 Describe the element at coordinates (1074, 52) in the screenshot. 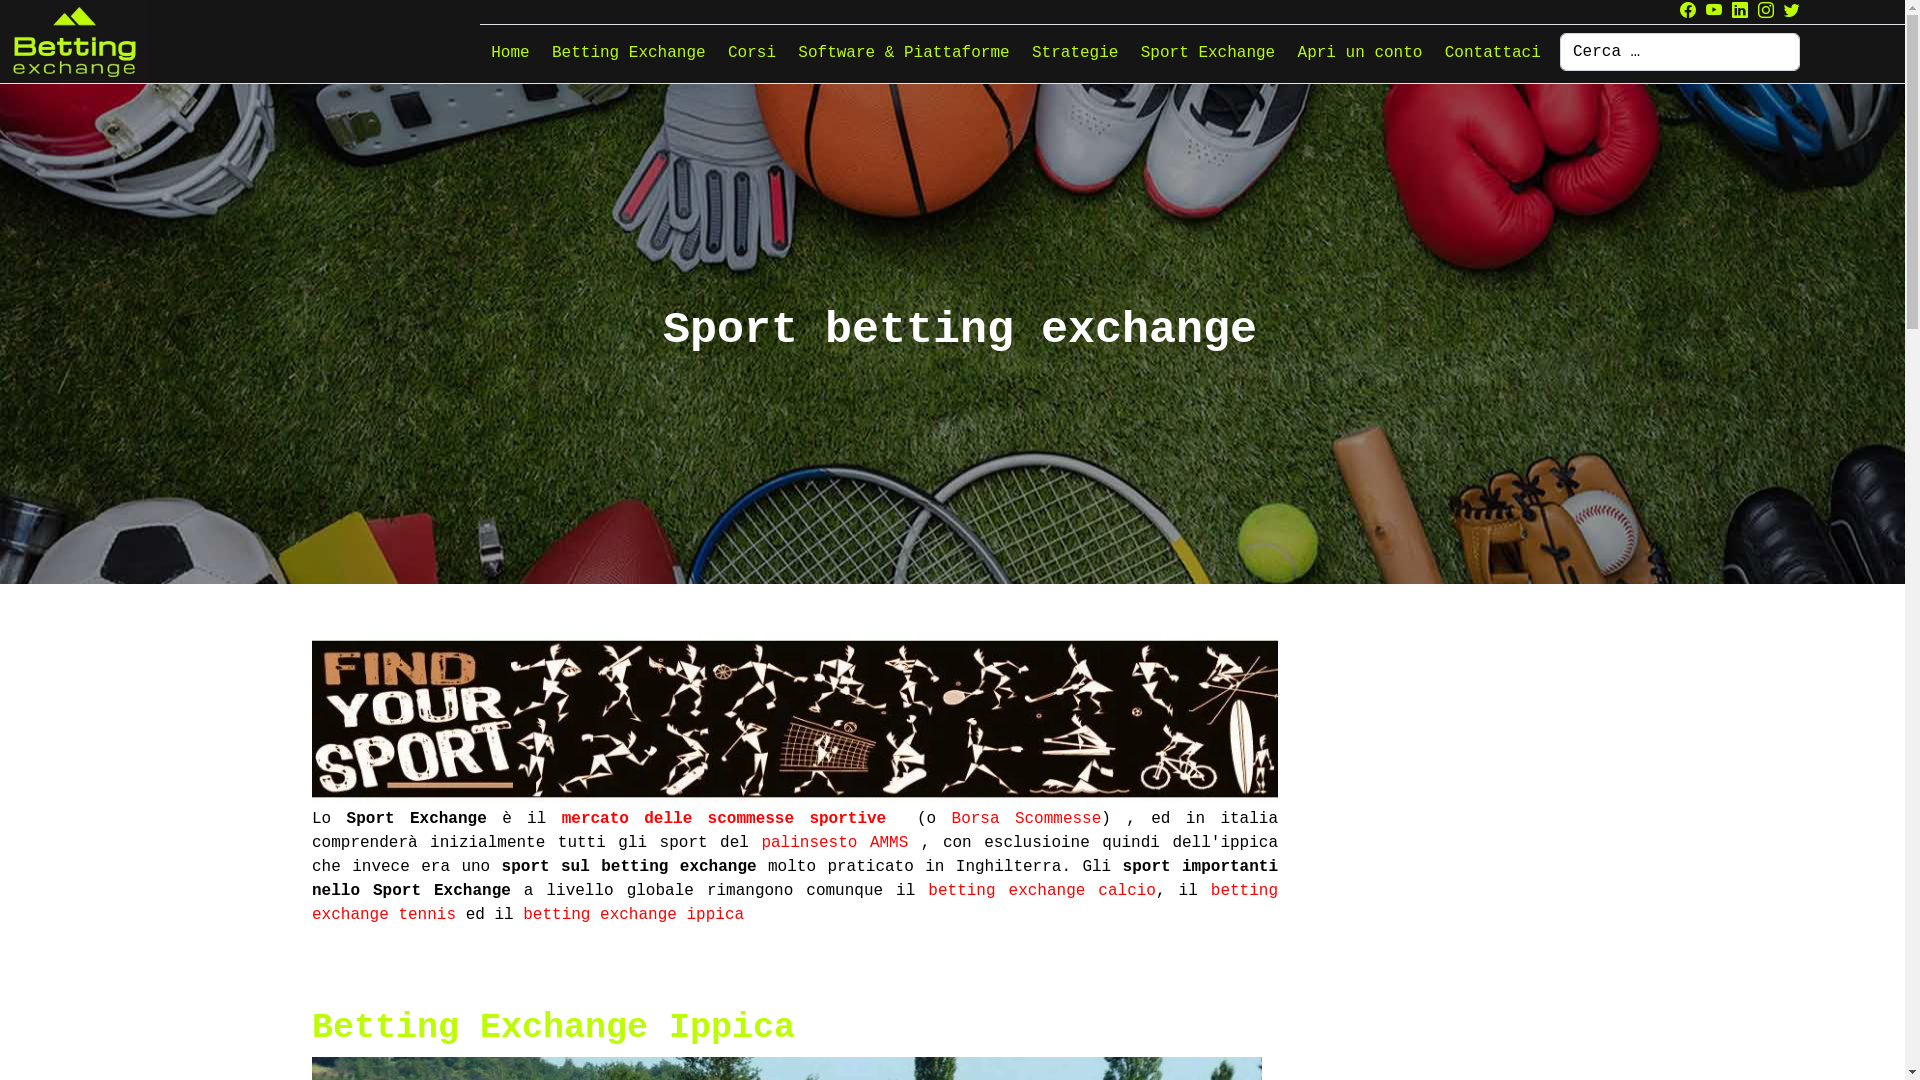

I see `'Strategie'` at that location.